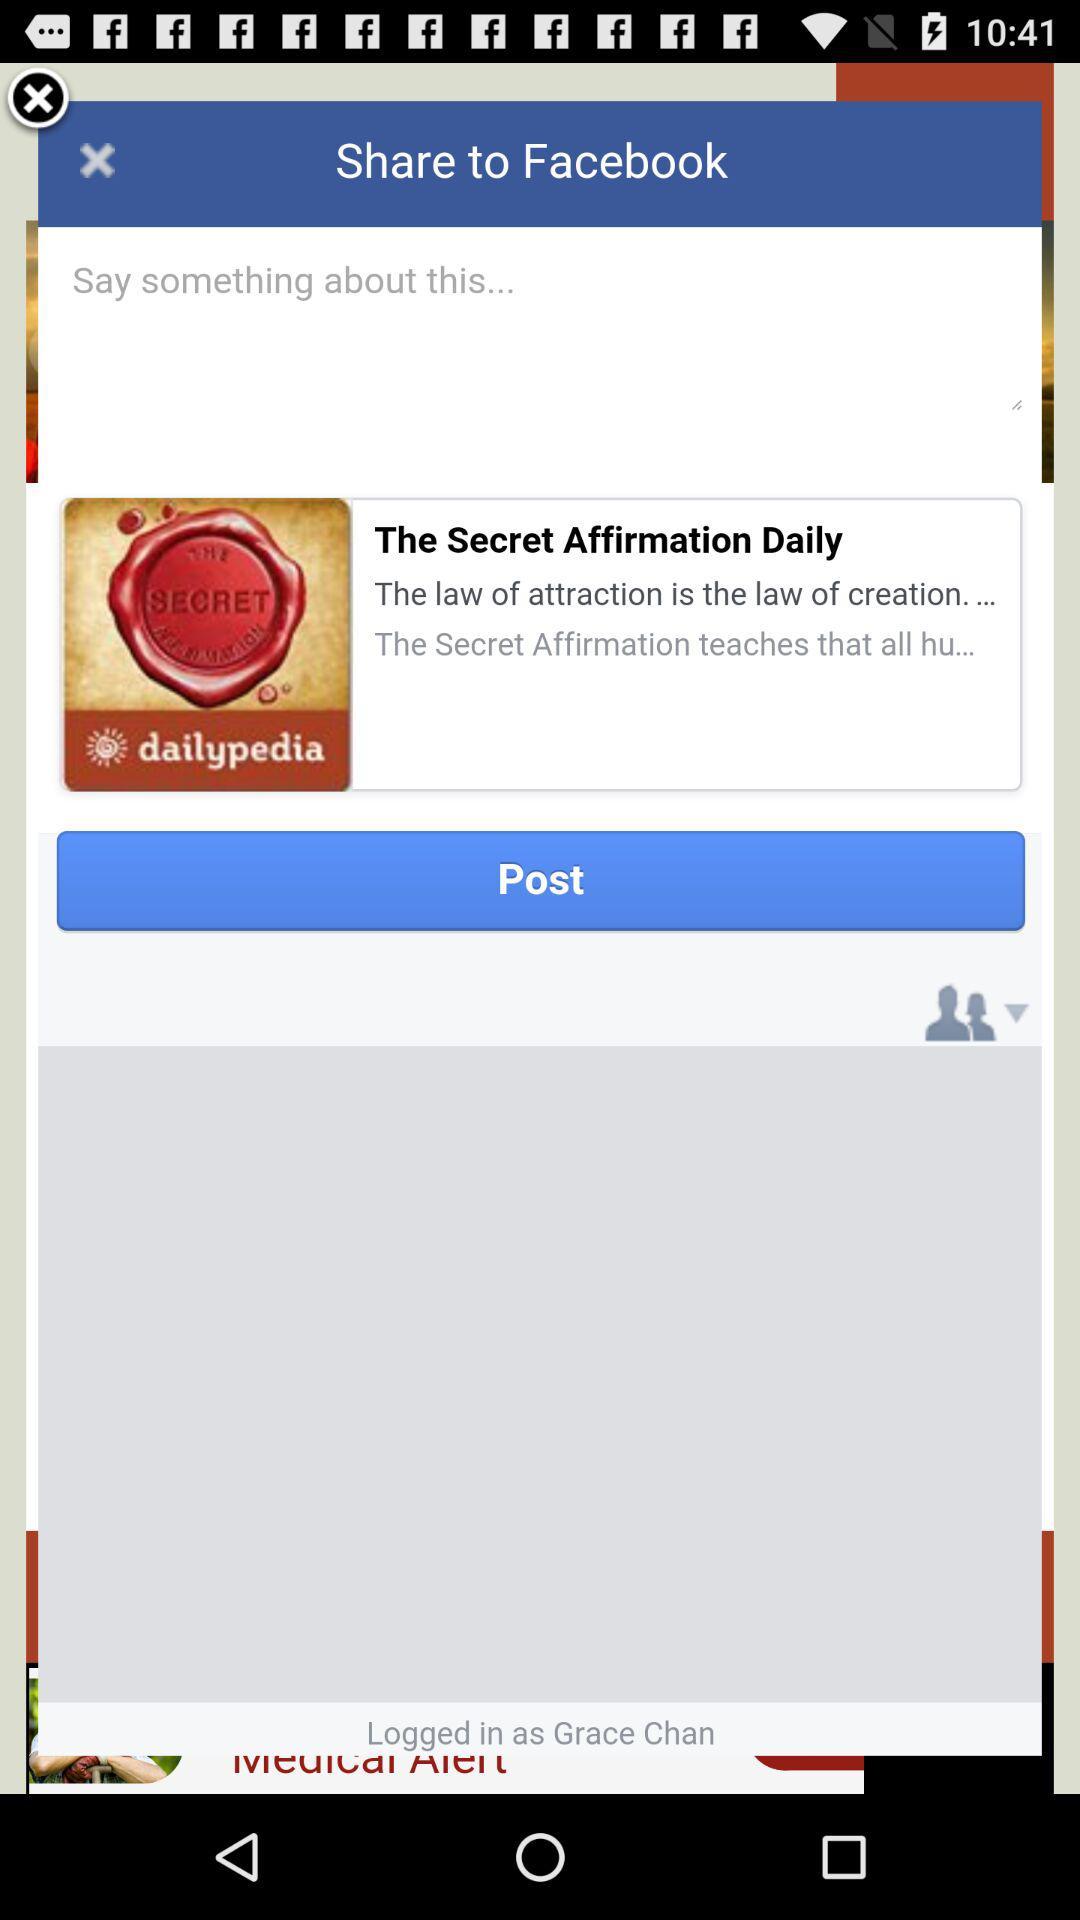 The image size is (1080, 1920). I want to click on facebook post page, so click(540, 927).